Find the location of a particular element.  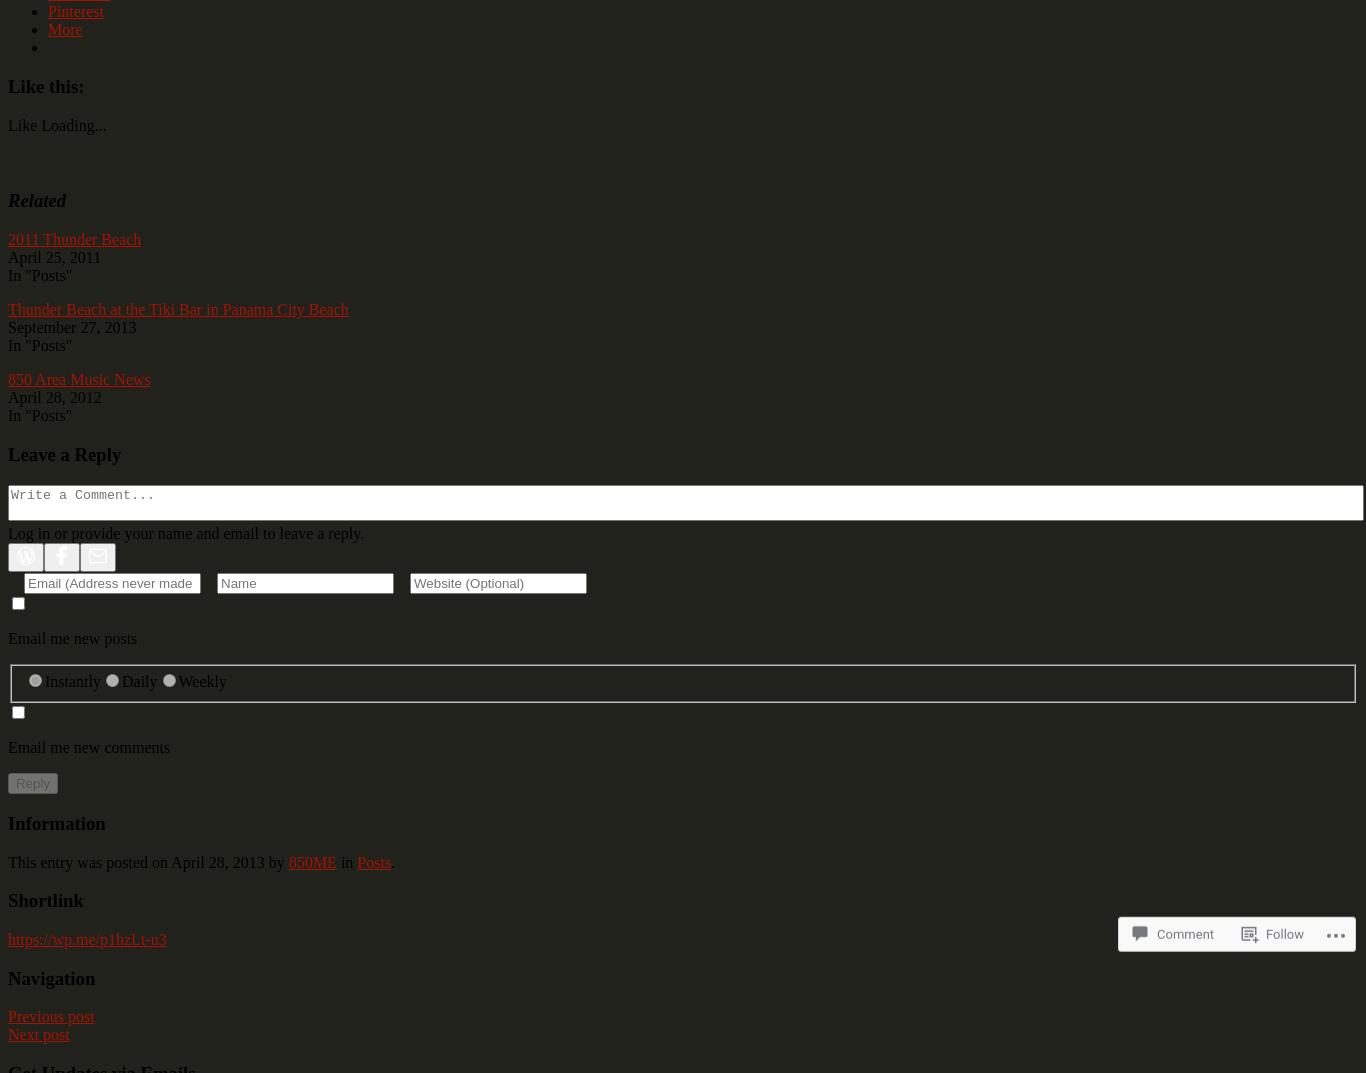

'More' is located at coordinates (65, 28).